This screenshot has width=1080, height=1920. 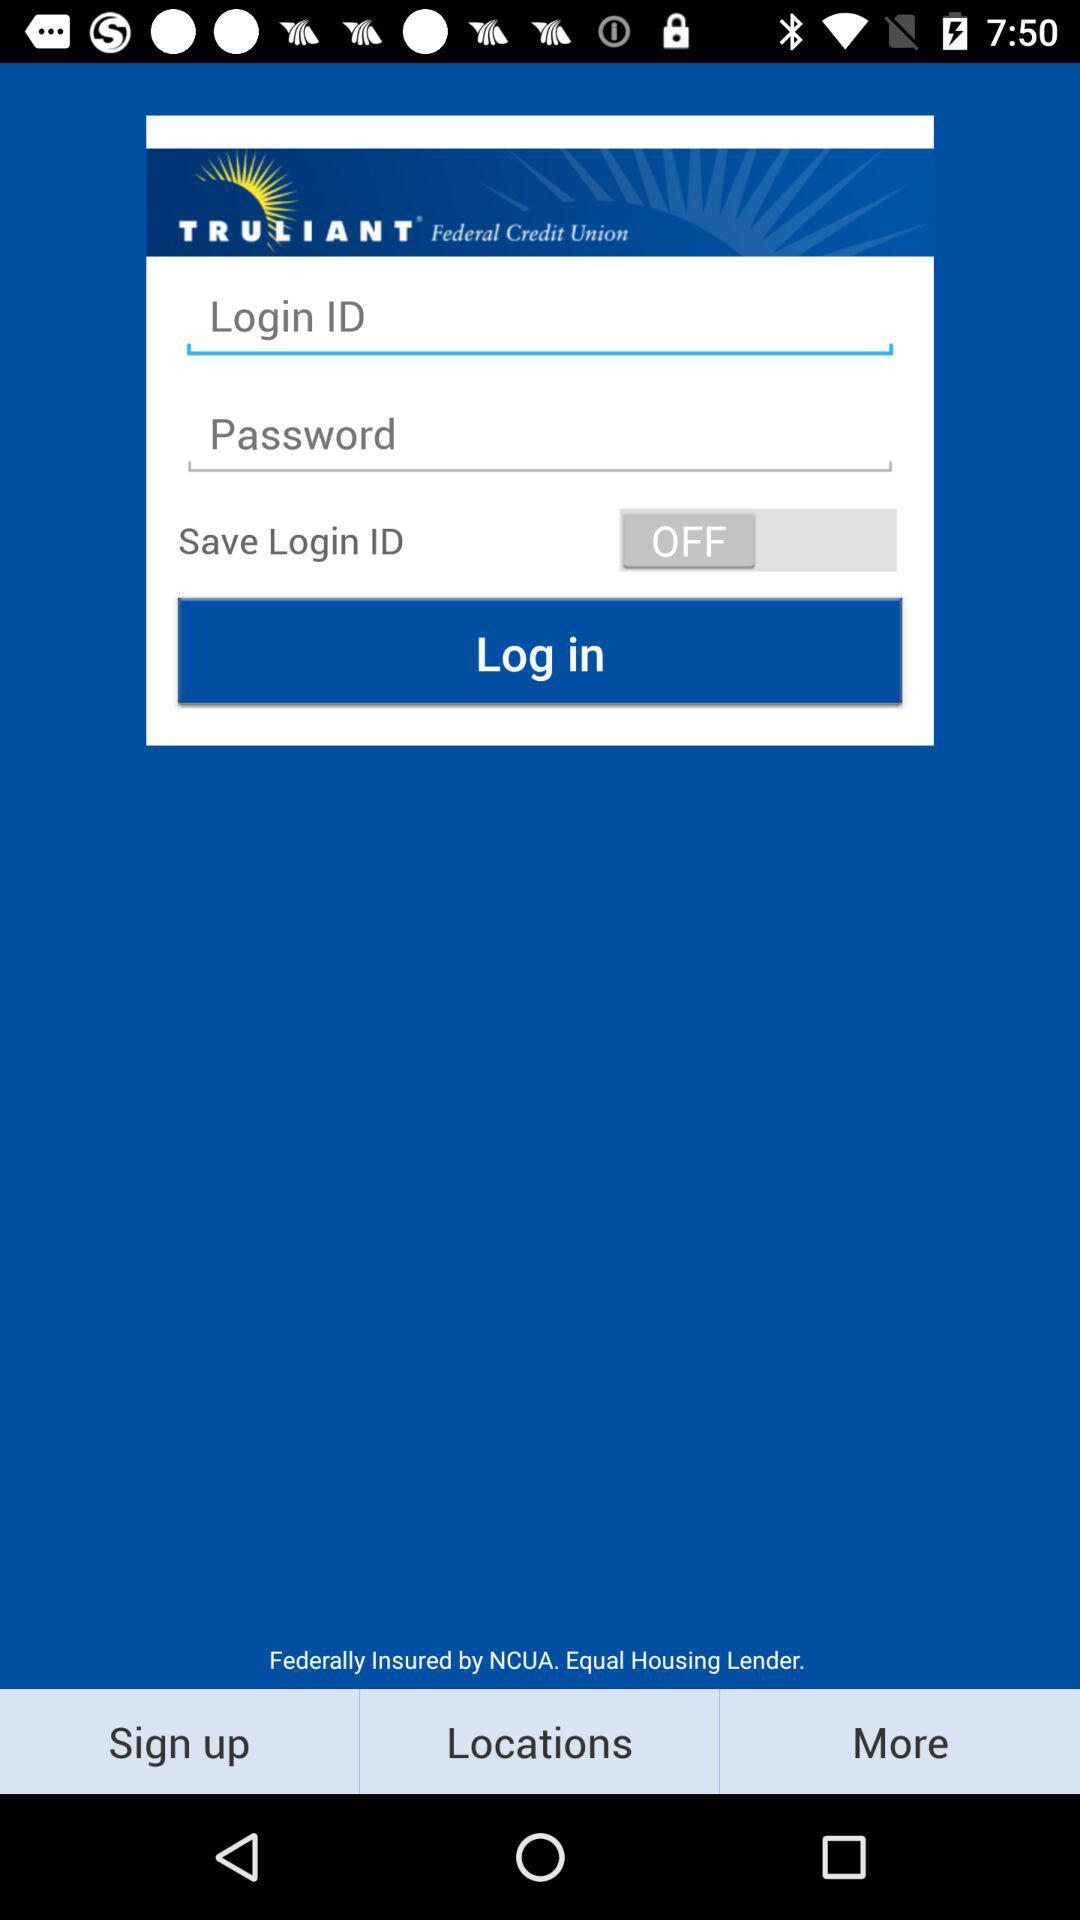 What do you see at coordinates (538, 1740) in the screenshot?
I see `item to the right of the sign up` at bounding box center [538, 1740].